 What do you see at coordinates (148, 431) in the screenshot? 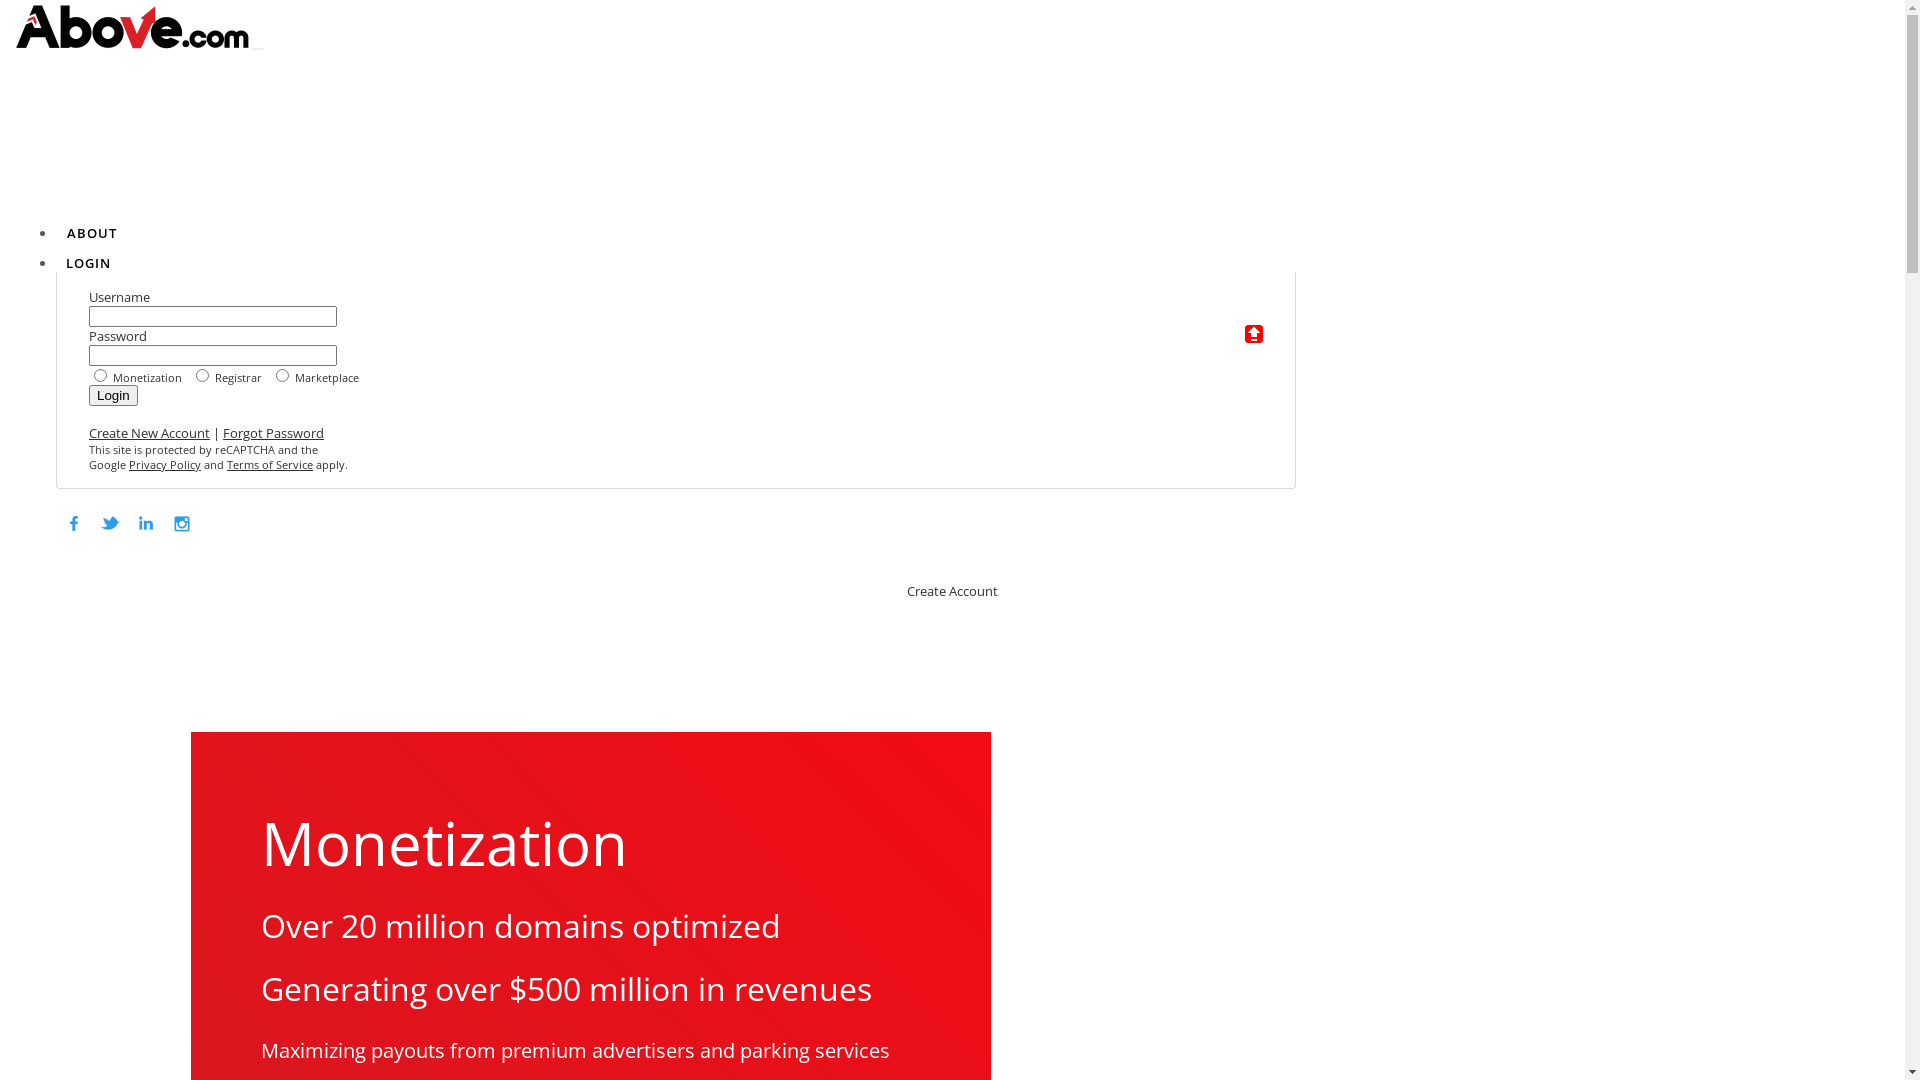
I see `'Create New Account'` at bounding box center [148, 431].